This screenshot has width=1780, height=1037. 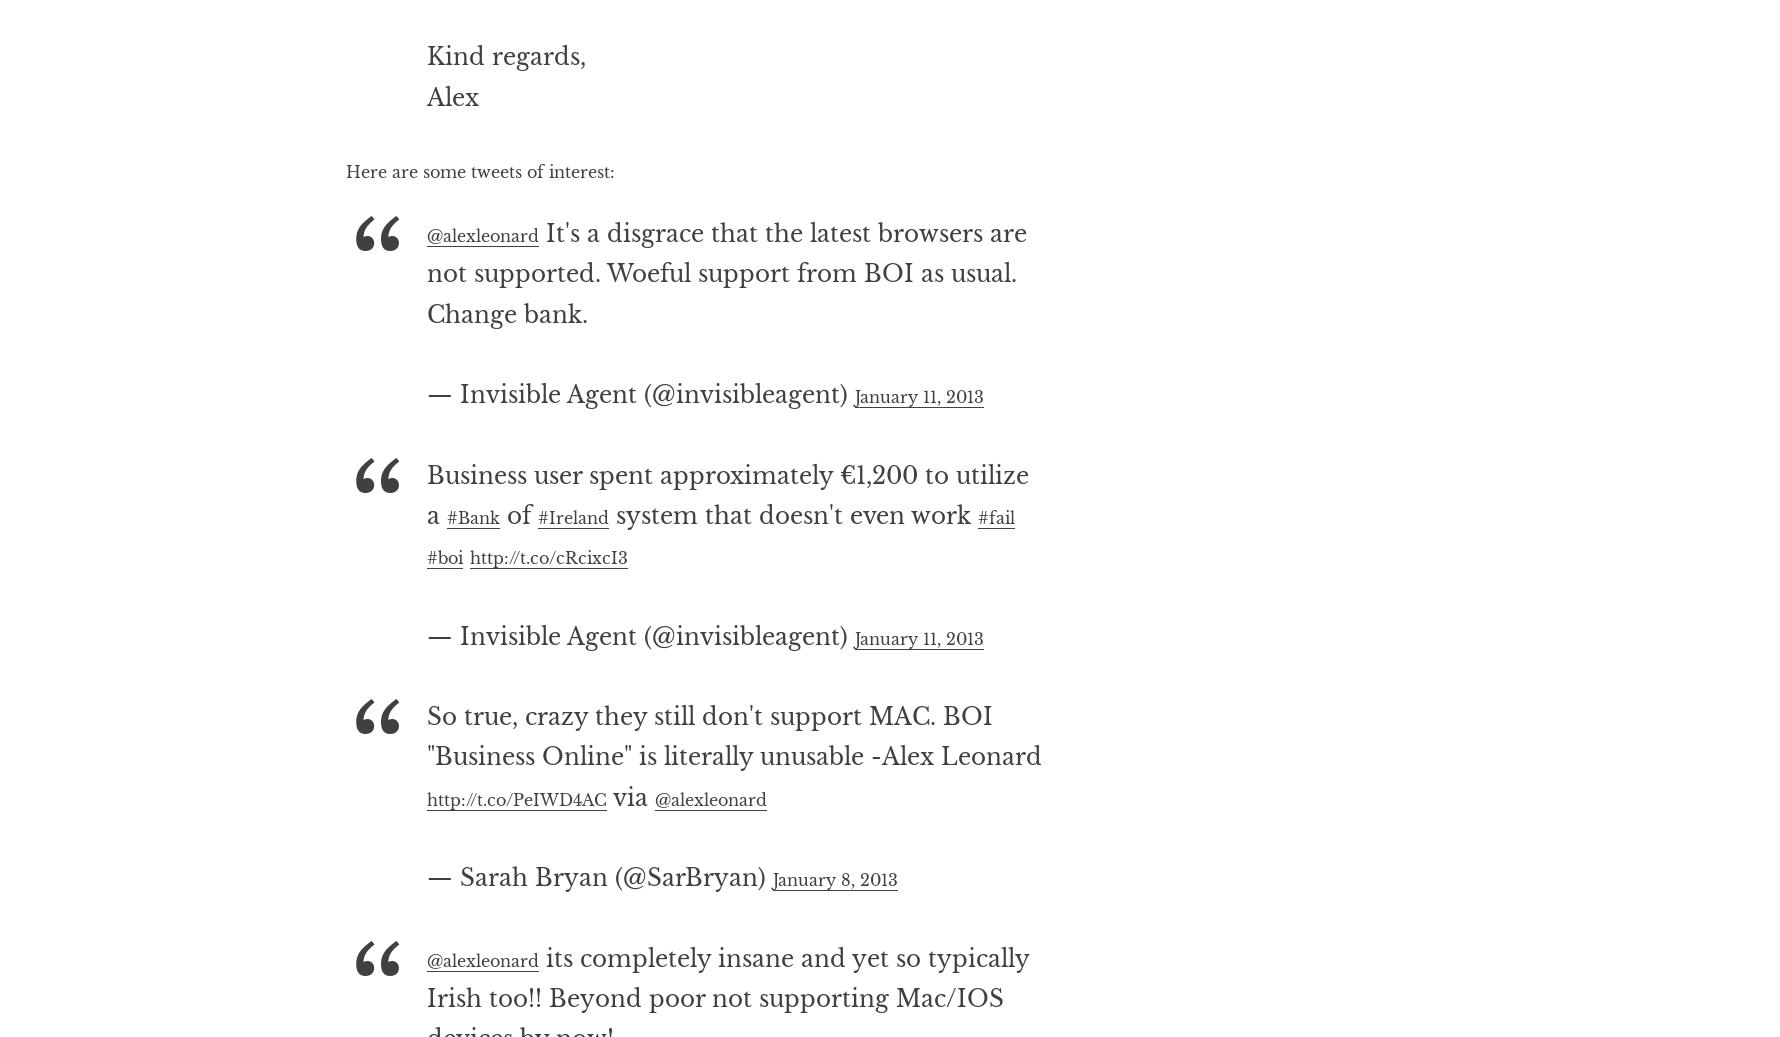 I want to click on '— Sarah Bryan (@SarBryan)', so click(x=424, y=957).